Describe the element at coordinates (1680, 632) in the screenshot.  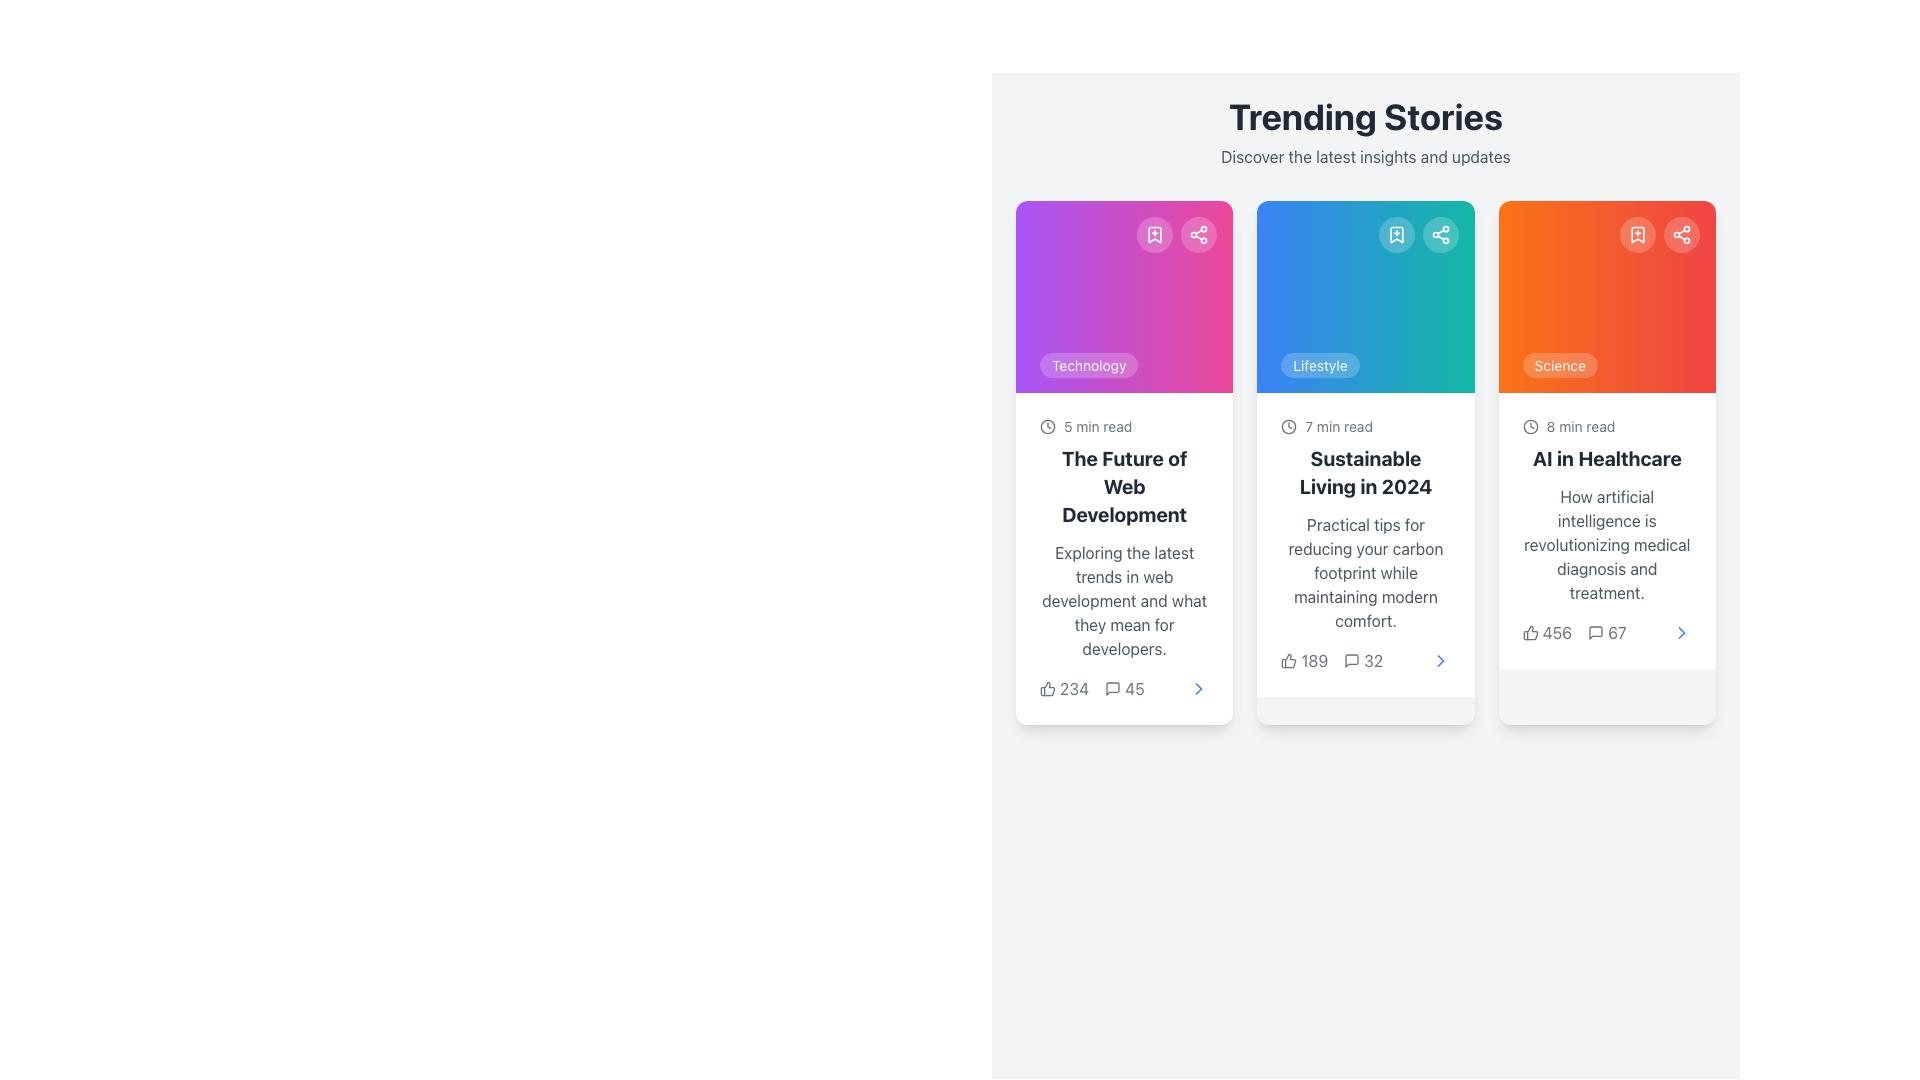
I see `the rightward-pointing chevron icon located at the bottom-right corner of the 'AI in Healthcare' card for potential visual feedback` at that location.